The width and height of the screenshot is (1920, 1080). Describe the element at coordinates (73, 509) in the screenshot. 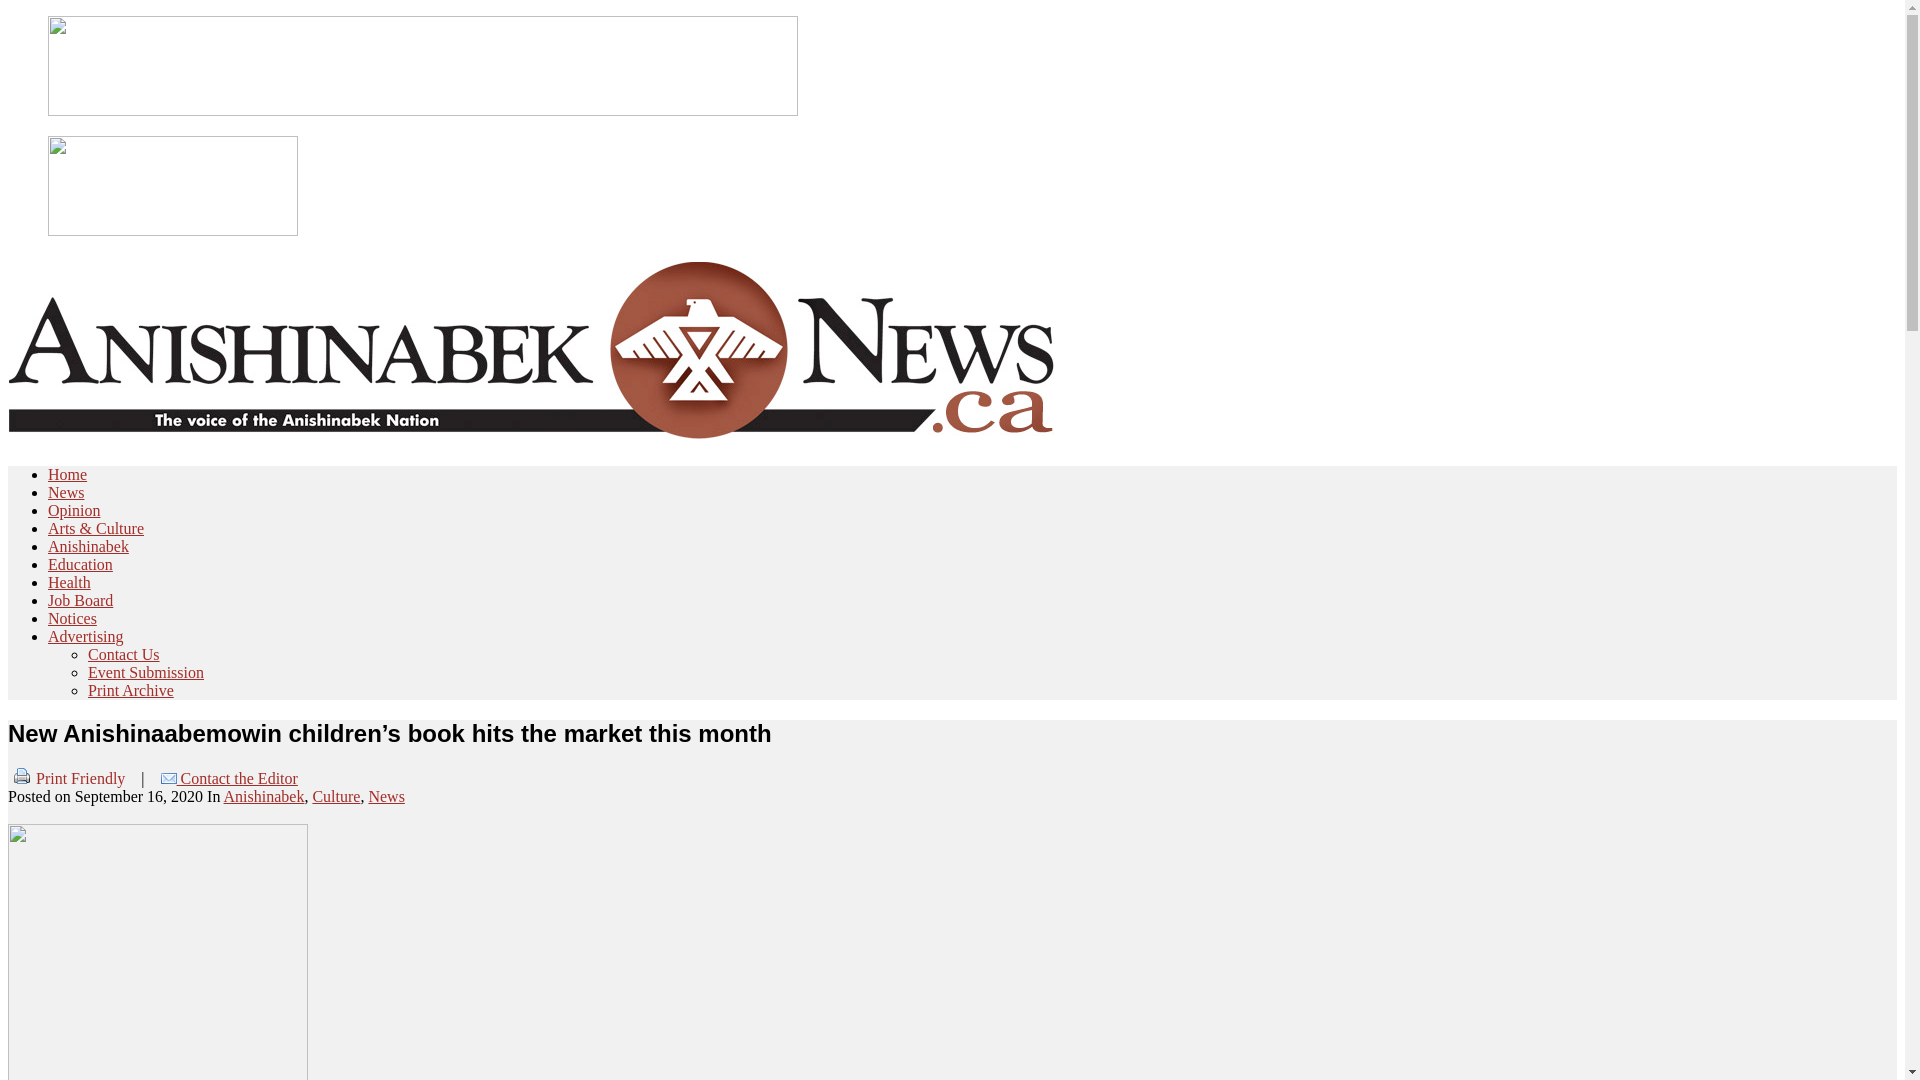

I see `'Opinion'` at that location.